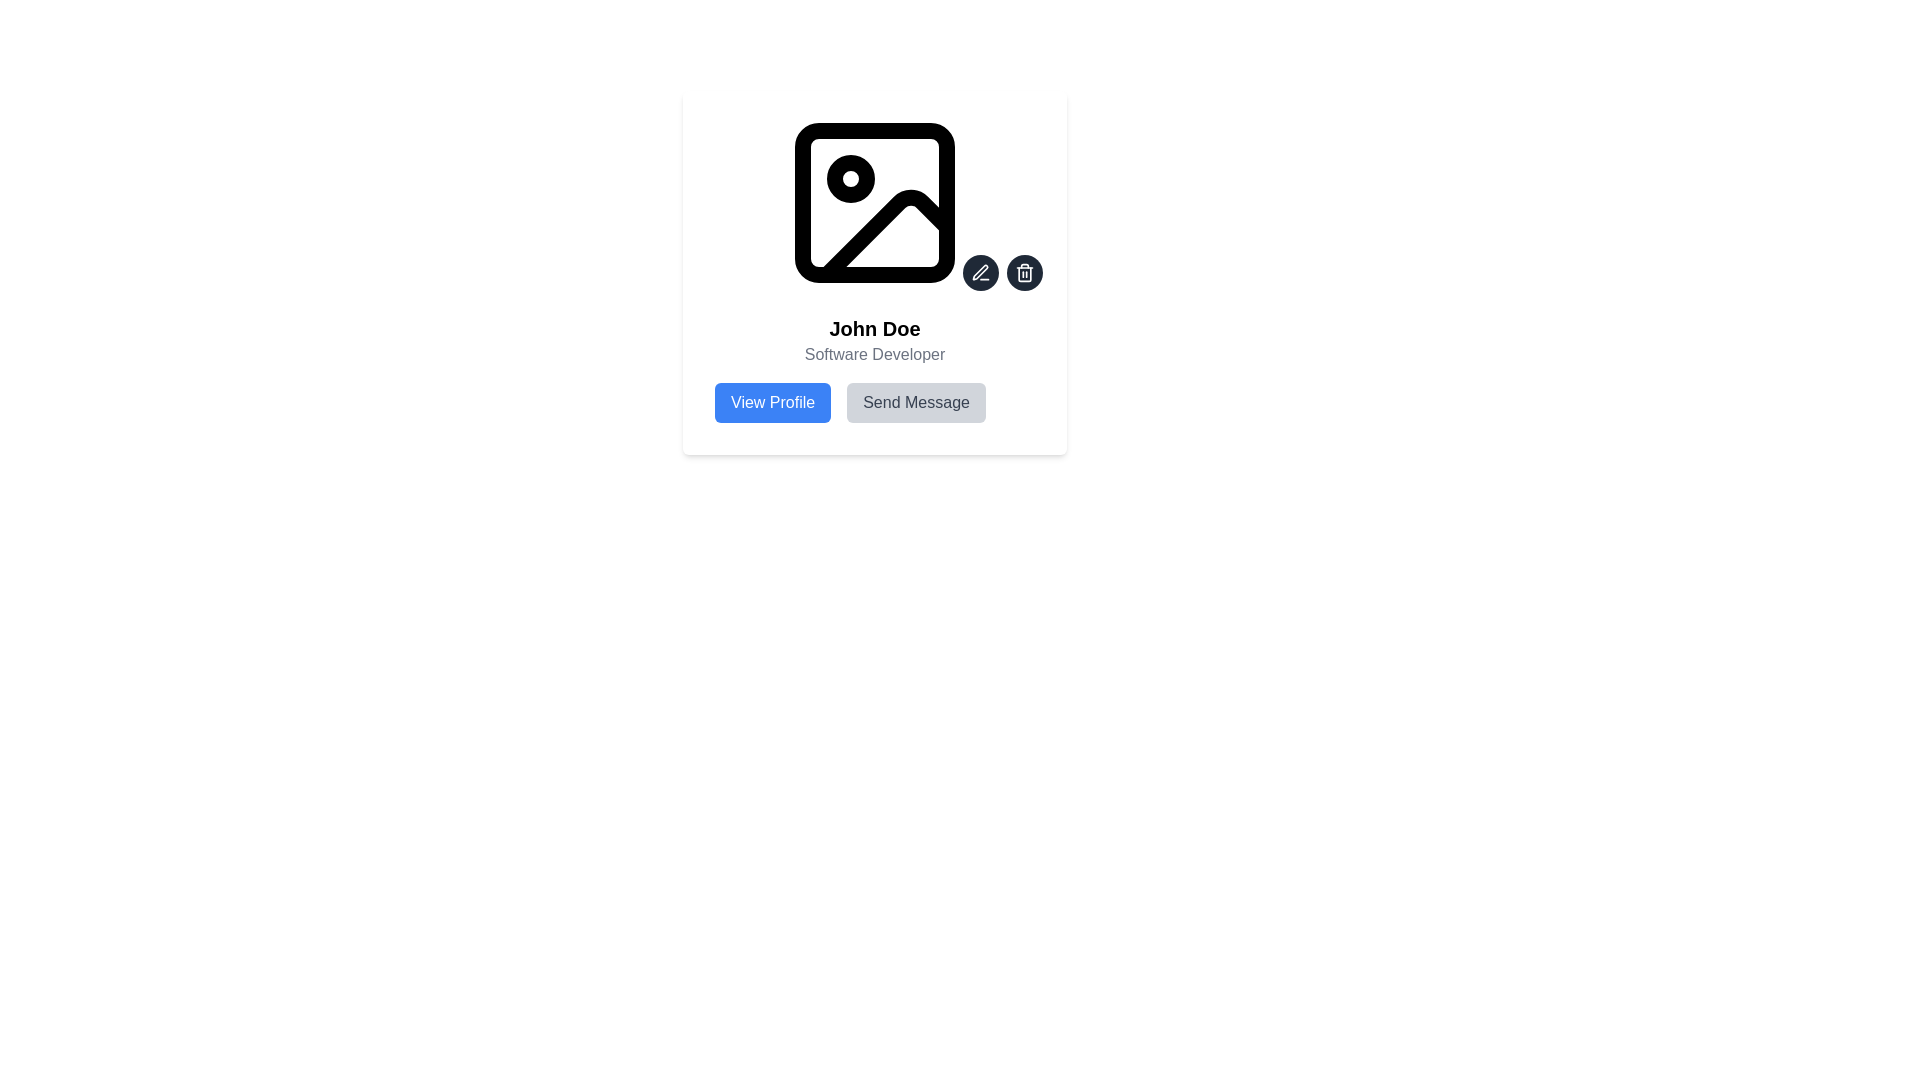 The width and height of the screenshot is (1920, 1080). Describe the element at coordinates (874, 203) in the screenshot. I see `the graphic element located at the top-left corner of a photo frame icon` at that location.